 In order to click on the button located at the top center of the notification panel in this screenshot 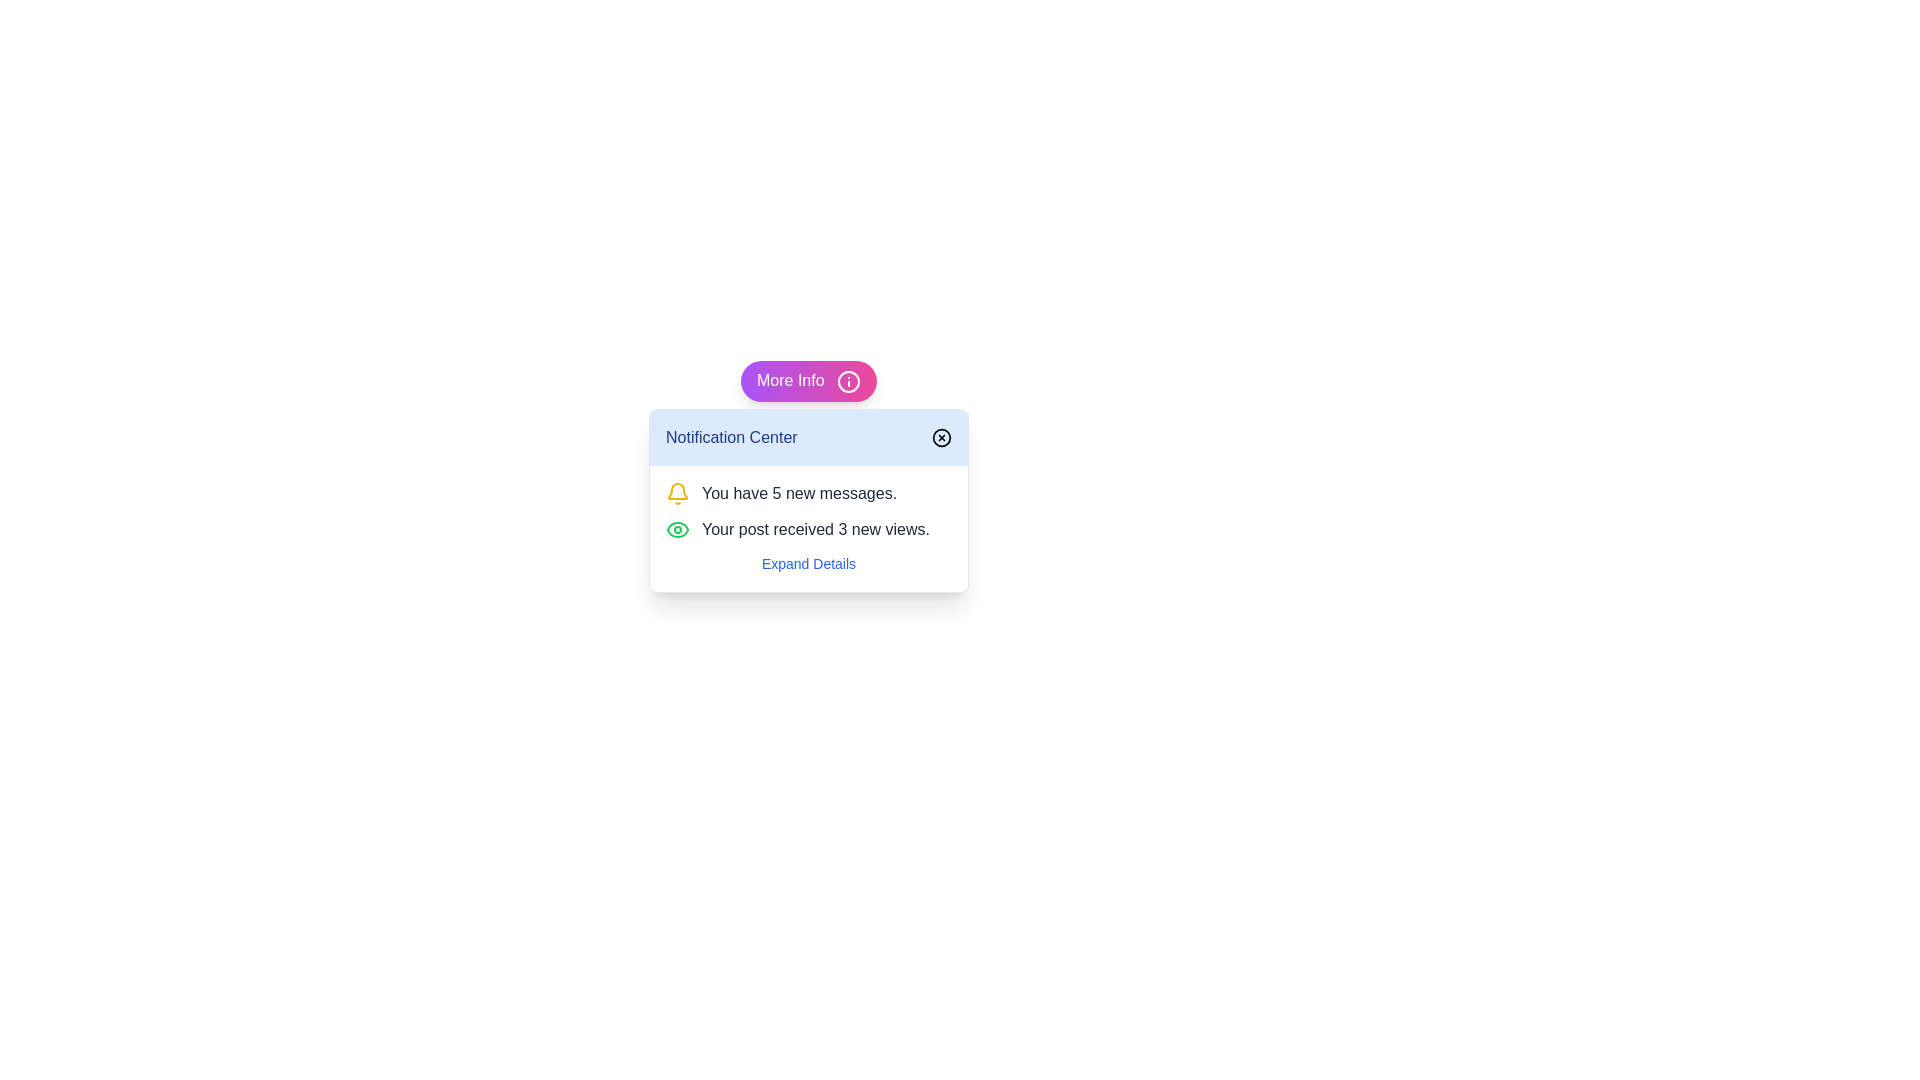, I will do `click(809, 381)`.